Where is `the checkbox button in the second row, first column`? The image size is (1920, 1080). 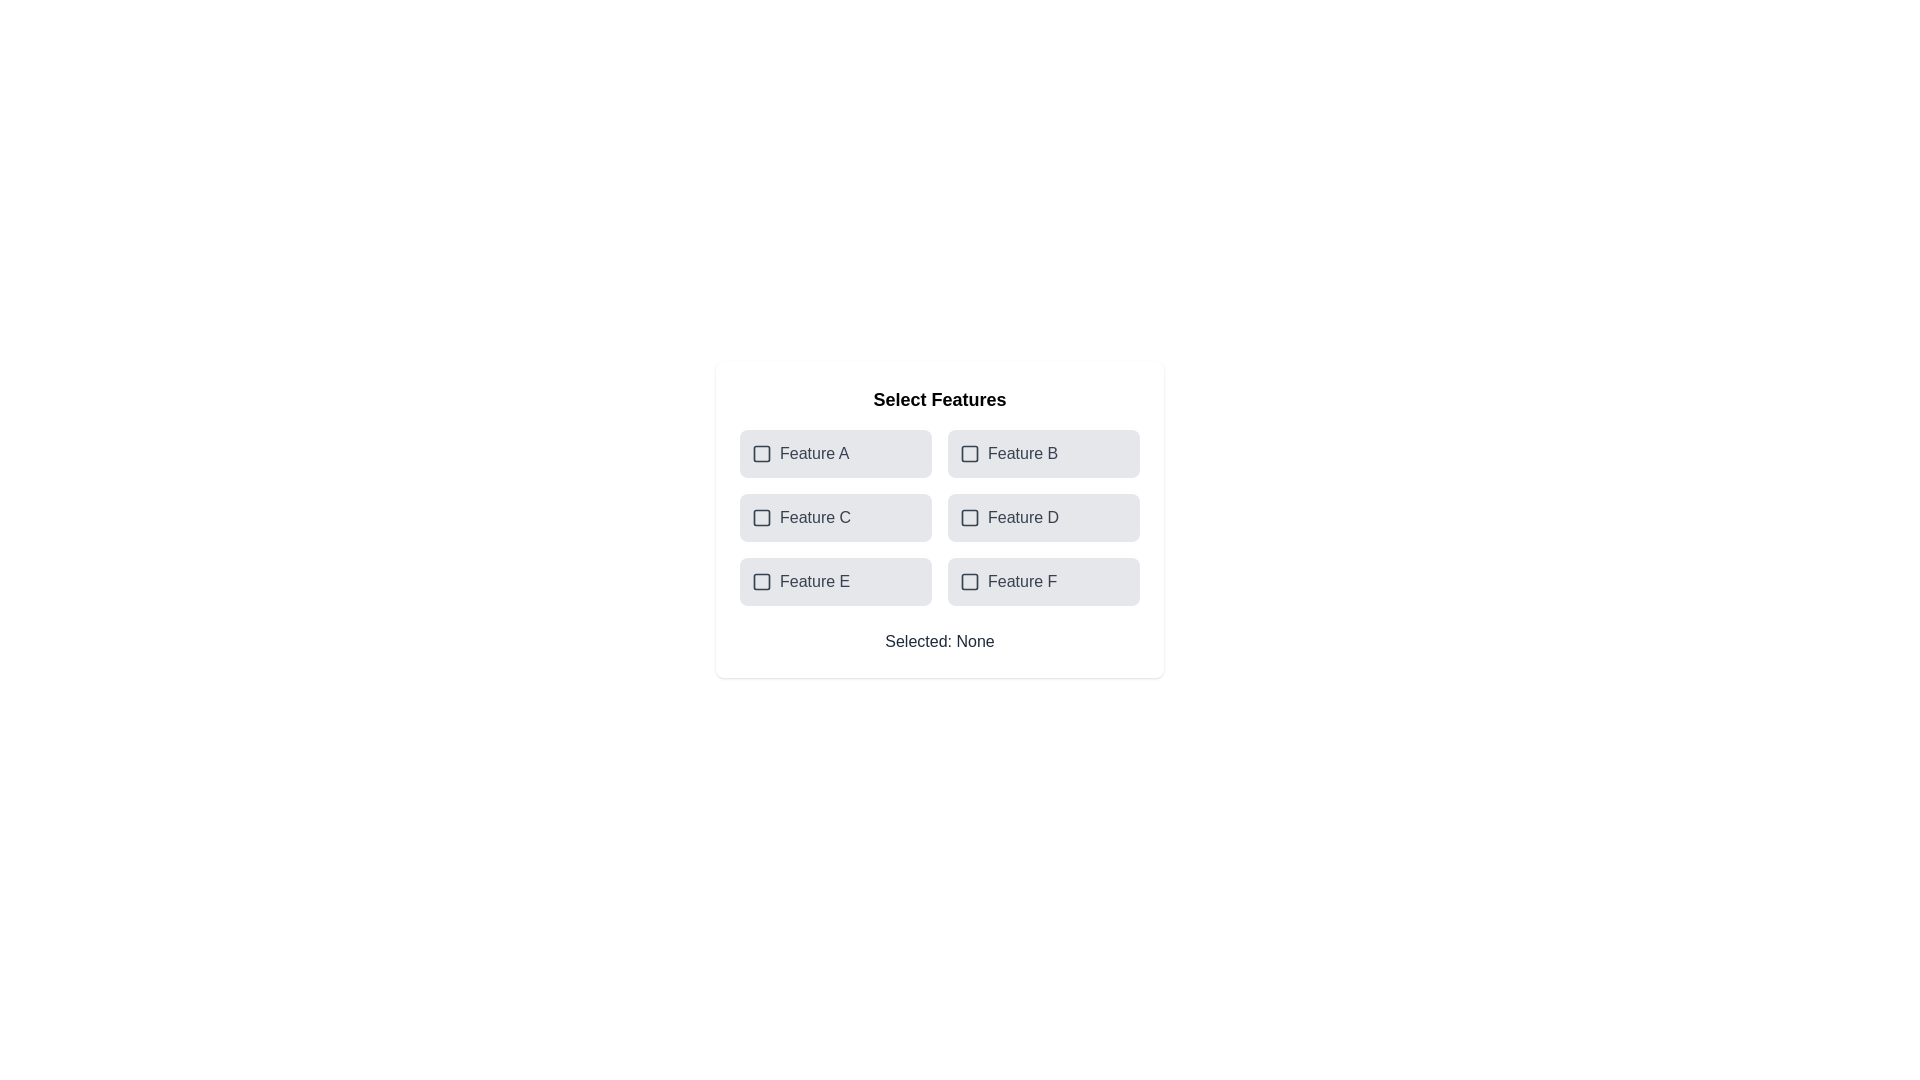 the checkbox button in the second row, first column is located at coordinates (835, 516).